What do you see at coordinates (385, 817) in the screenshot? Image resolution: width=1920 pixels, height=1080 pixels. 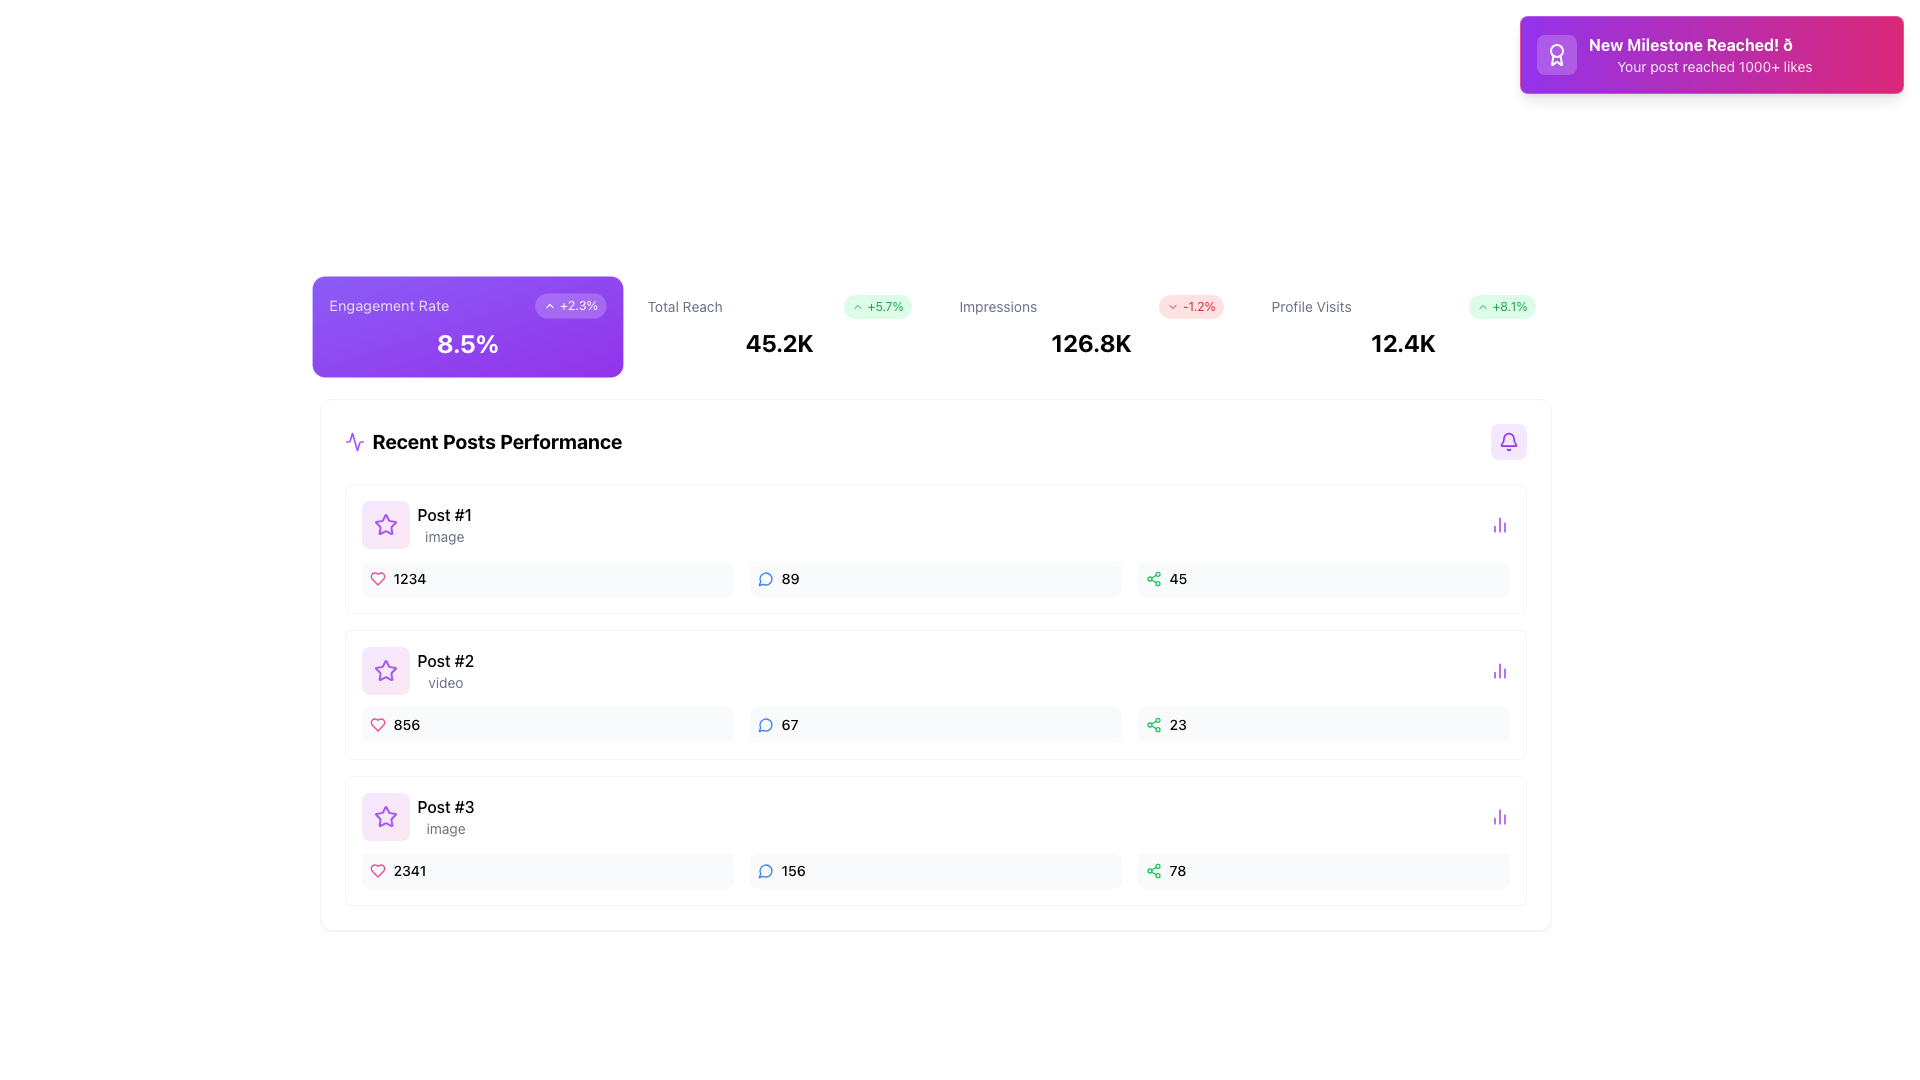 I see `the star icon representing the favorite or featured status of the post in the 'Recent Posts Performance' section, located to the left of the label 'Post #1'` at bounding box center [385, 817].